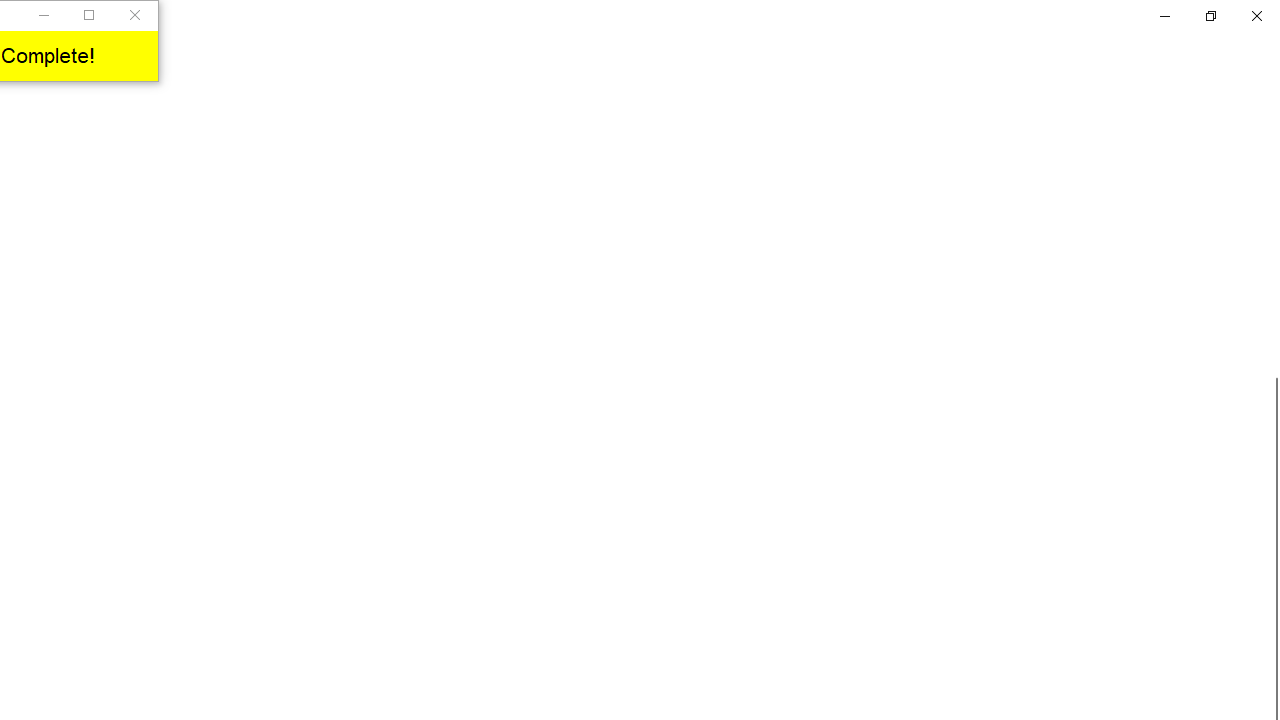 This screenshot has height=720, width=1280. What do you see at coordinates (1164, 15) in the screenshot?
I see `'Minimize Settings'` at bounding box center [1164, 15].